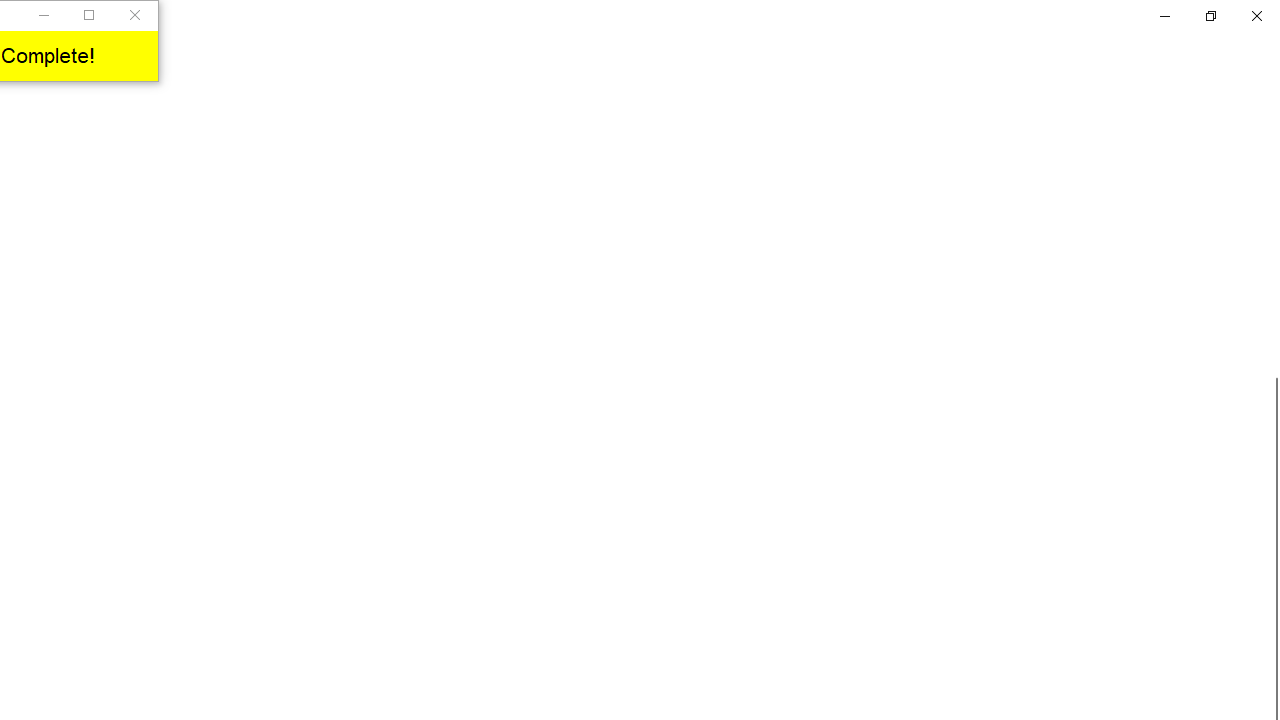 This screenshot has height=720, width=1280. What do you see at coordinates (1164, 15) in the screenshot?
I see `'Minimize Settings'` at bounding box center [1164, 15].